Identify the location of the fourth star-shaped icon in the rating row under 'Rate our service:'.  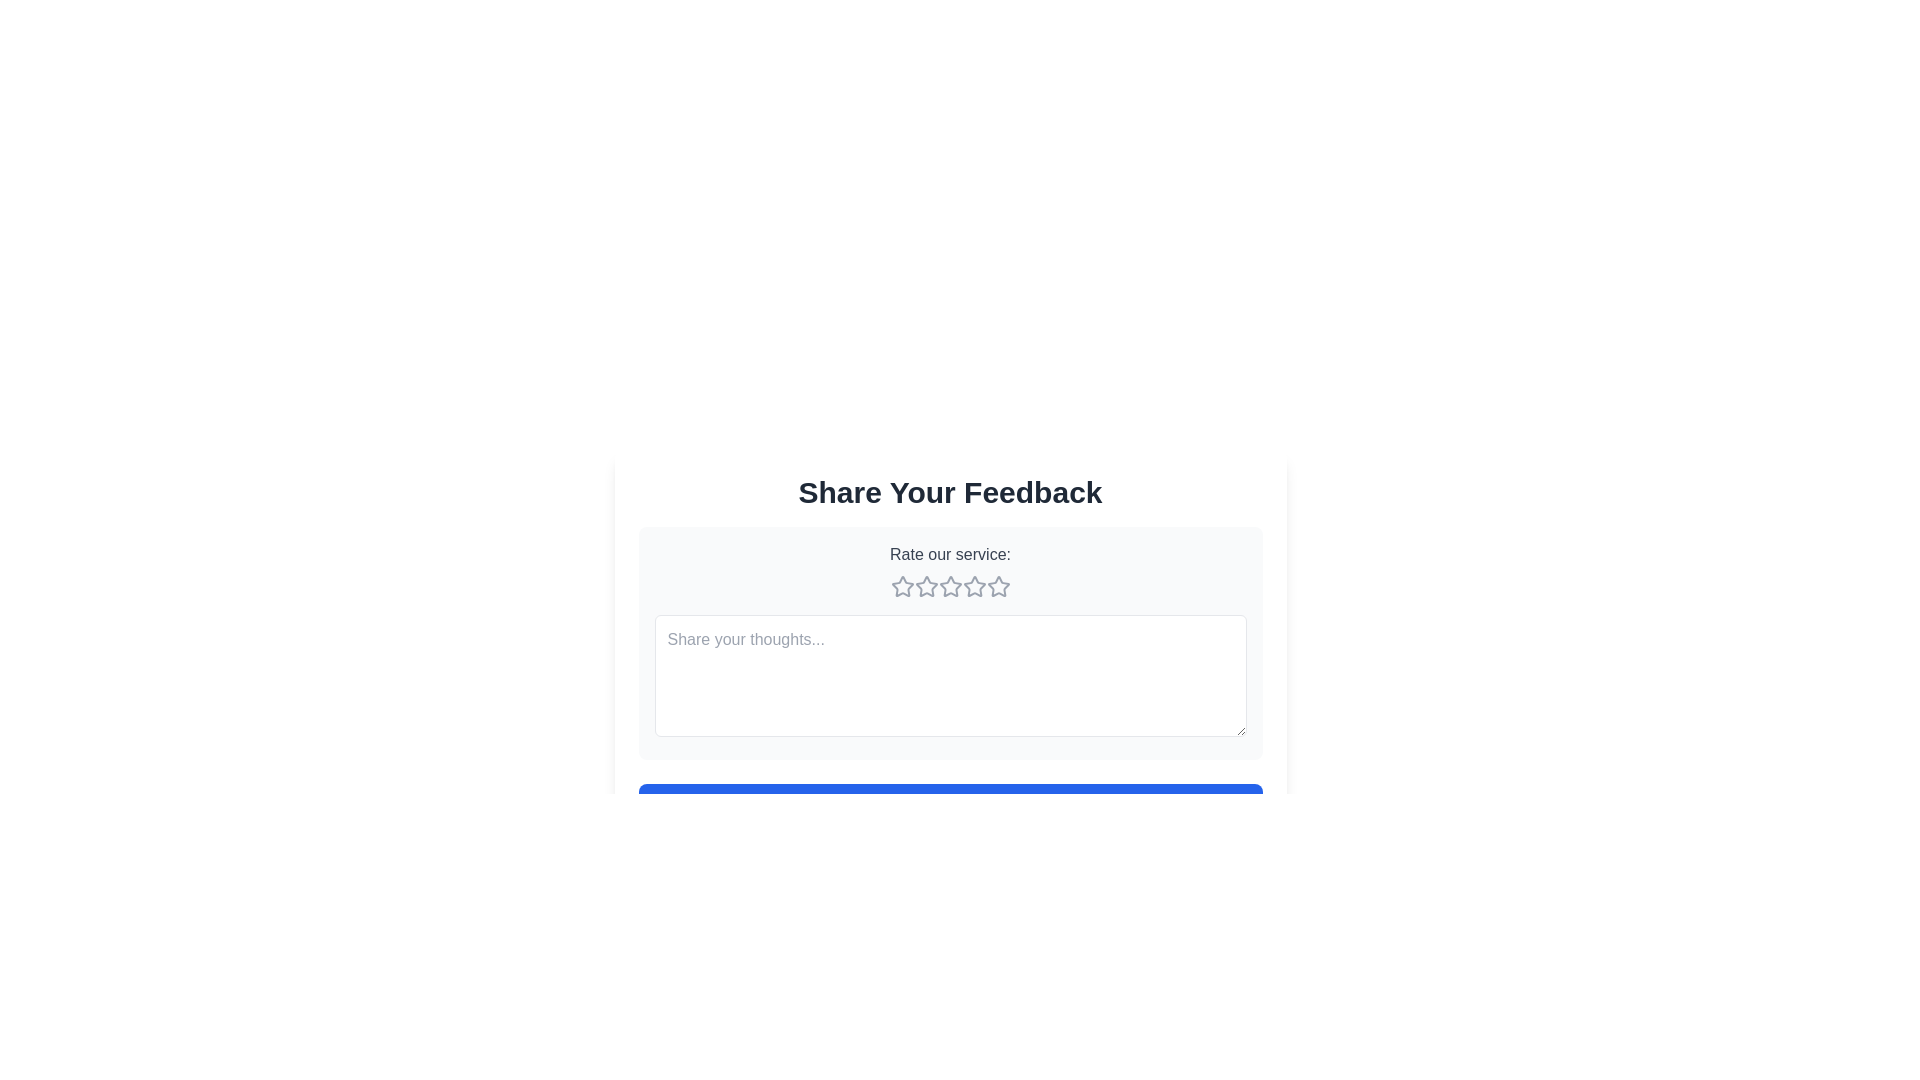
(974, 585).